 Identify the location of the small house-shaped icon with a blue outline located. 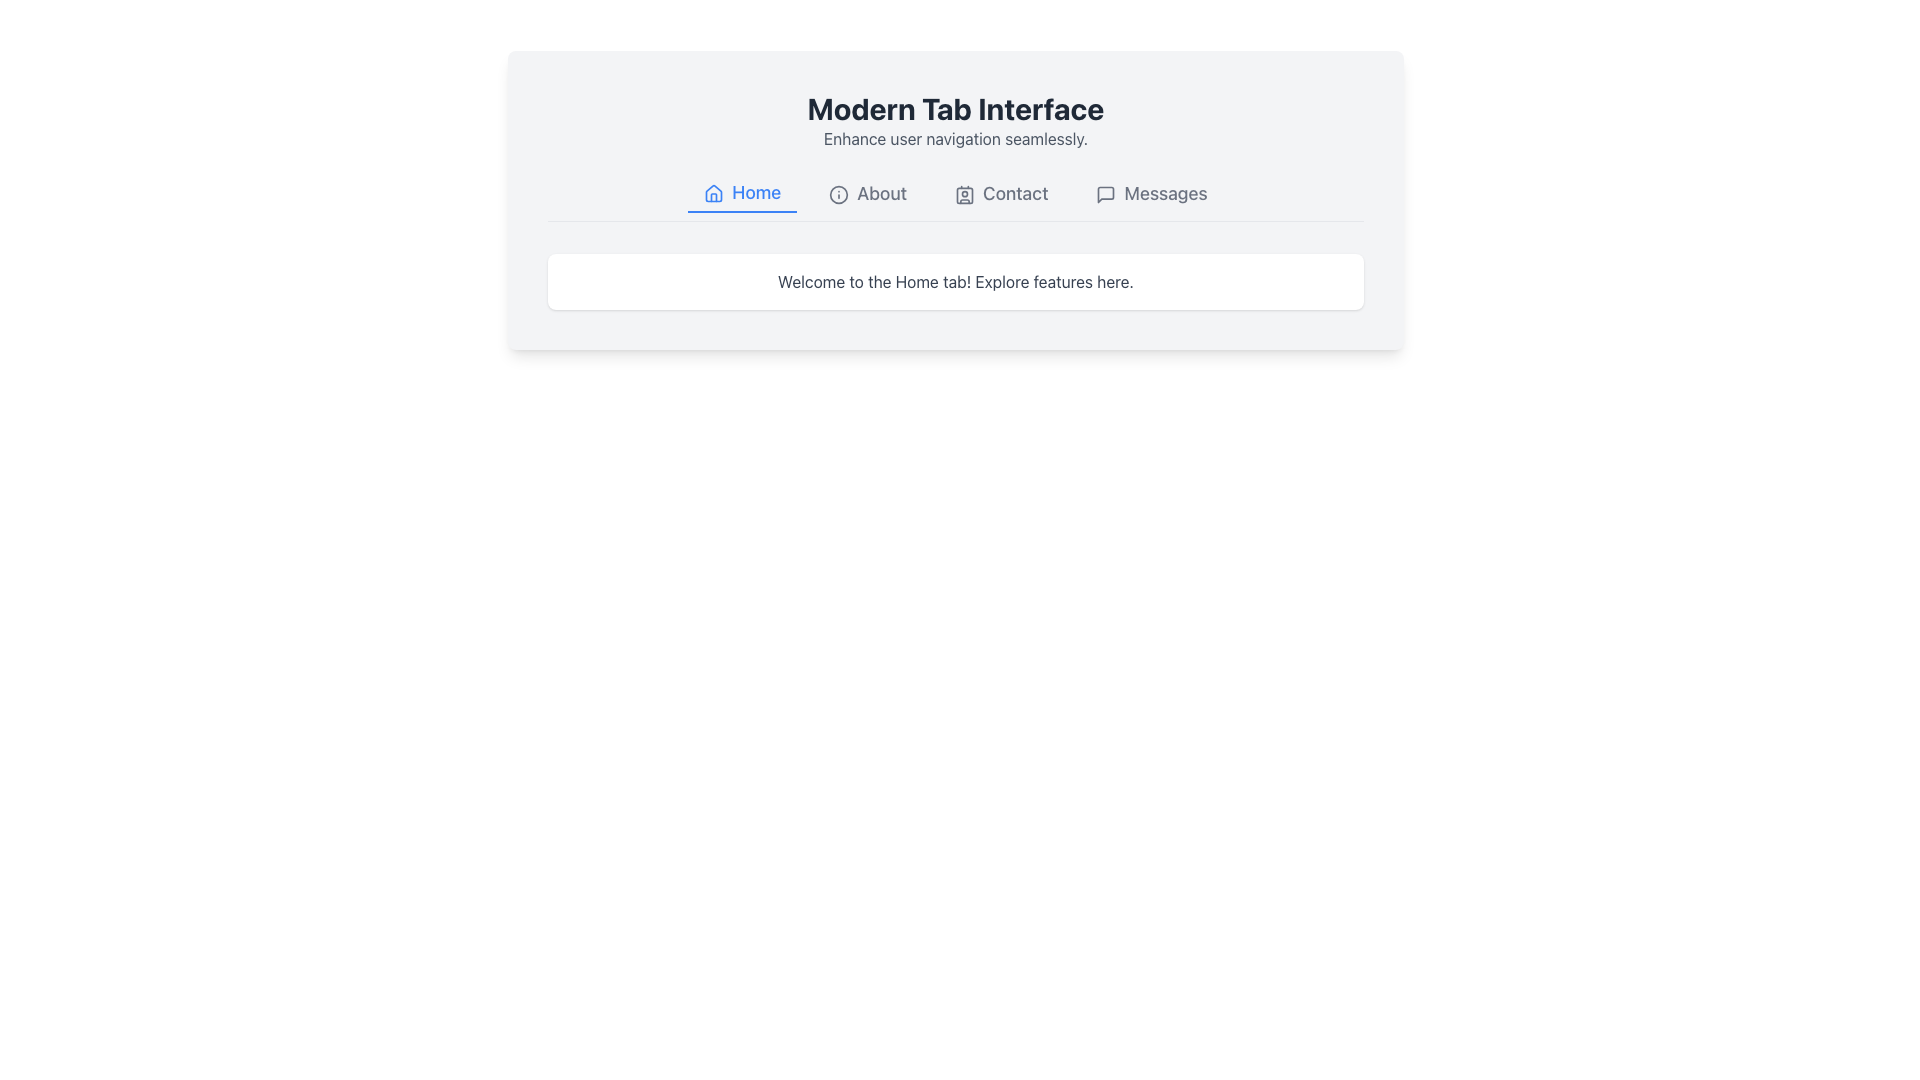
(714, 194).